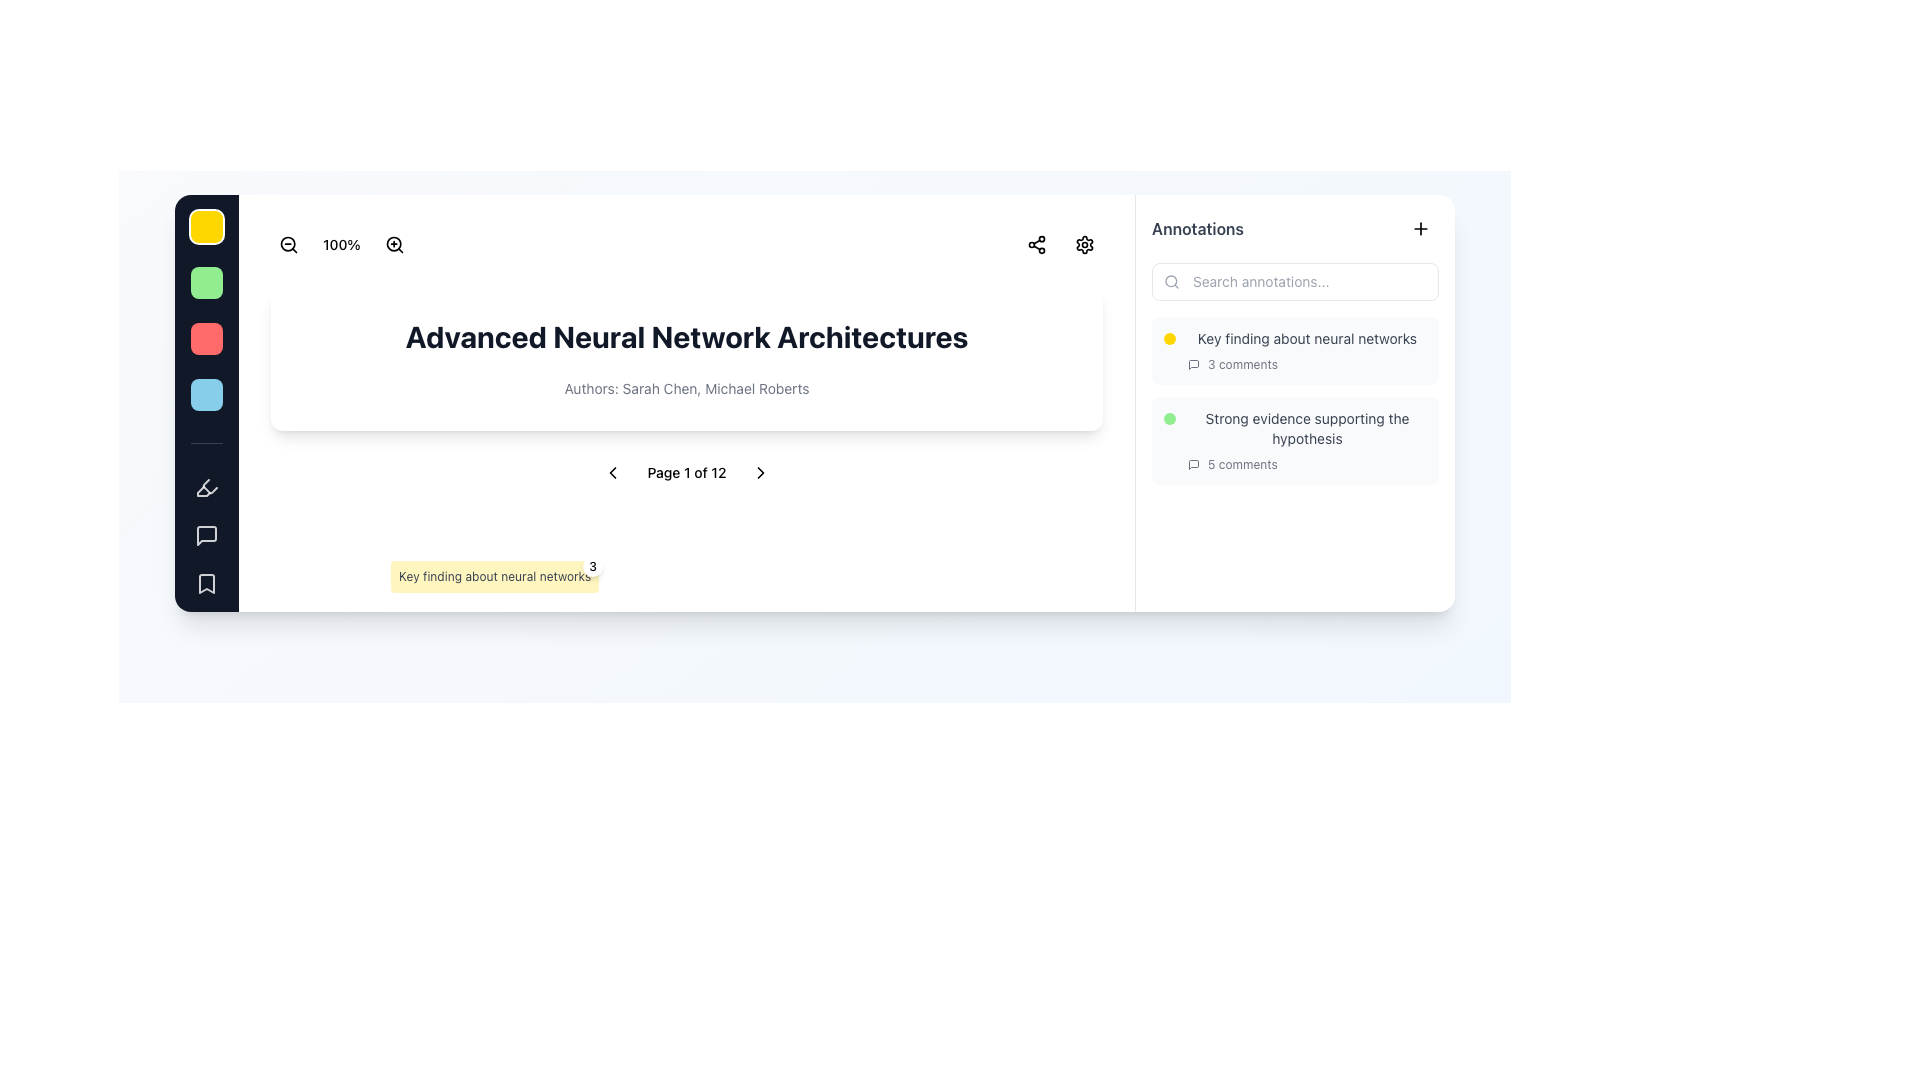 The height and width of the screenshot is (1080, 1920). I want to click on the '3 comments' link associated with the annotation labeled 'Key finding about neural networks' in the annotations panel on the right side of the interface, so click(1307, 350).